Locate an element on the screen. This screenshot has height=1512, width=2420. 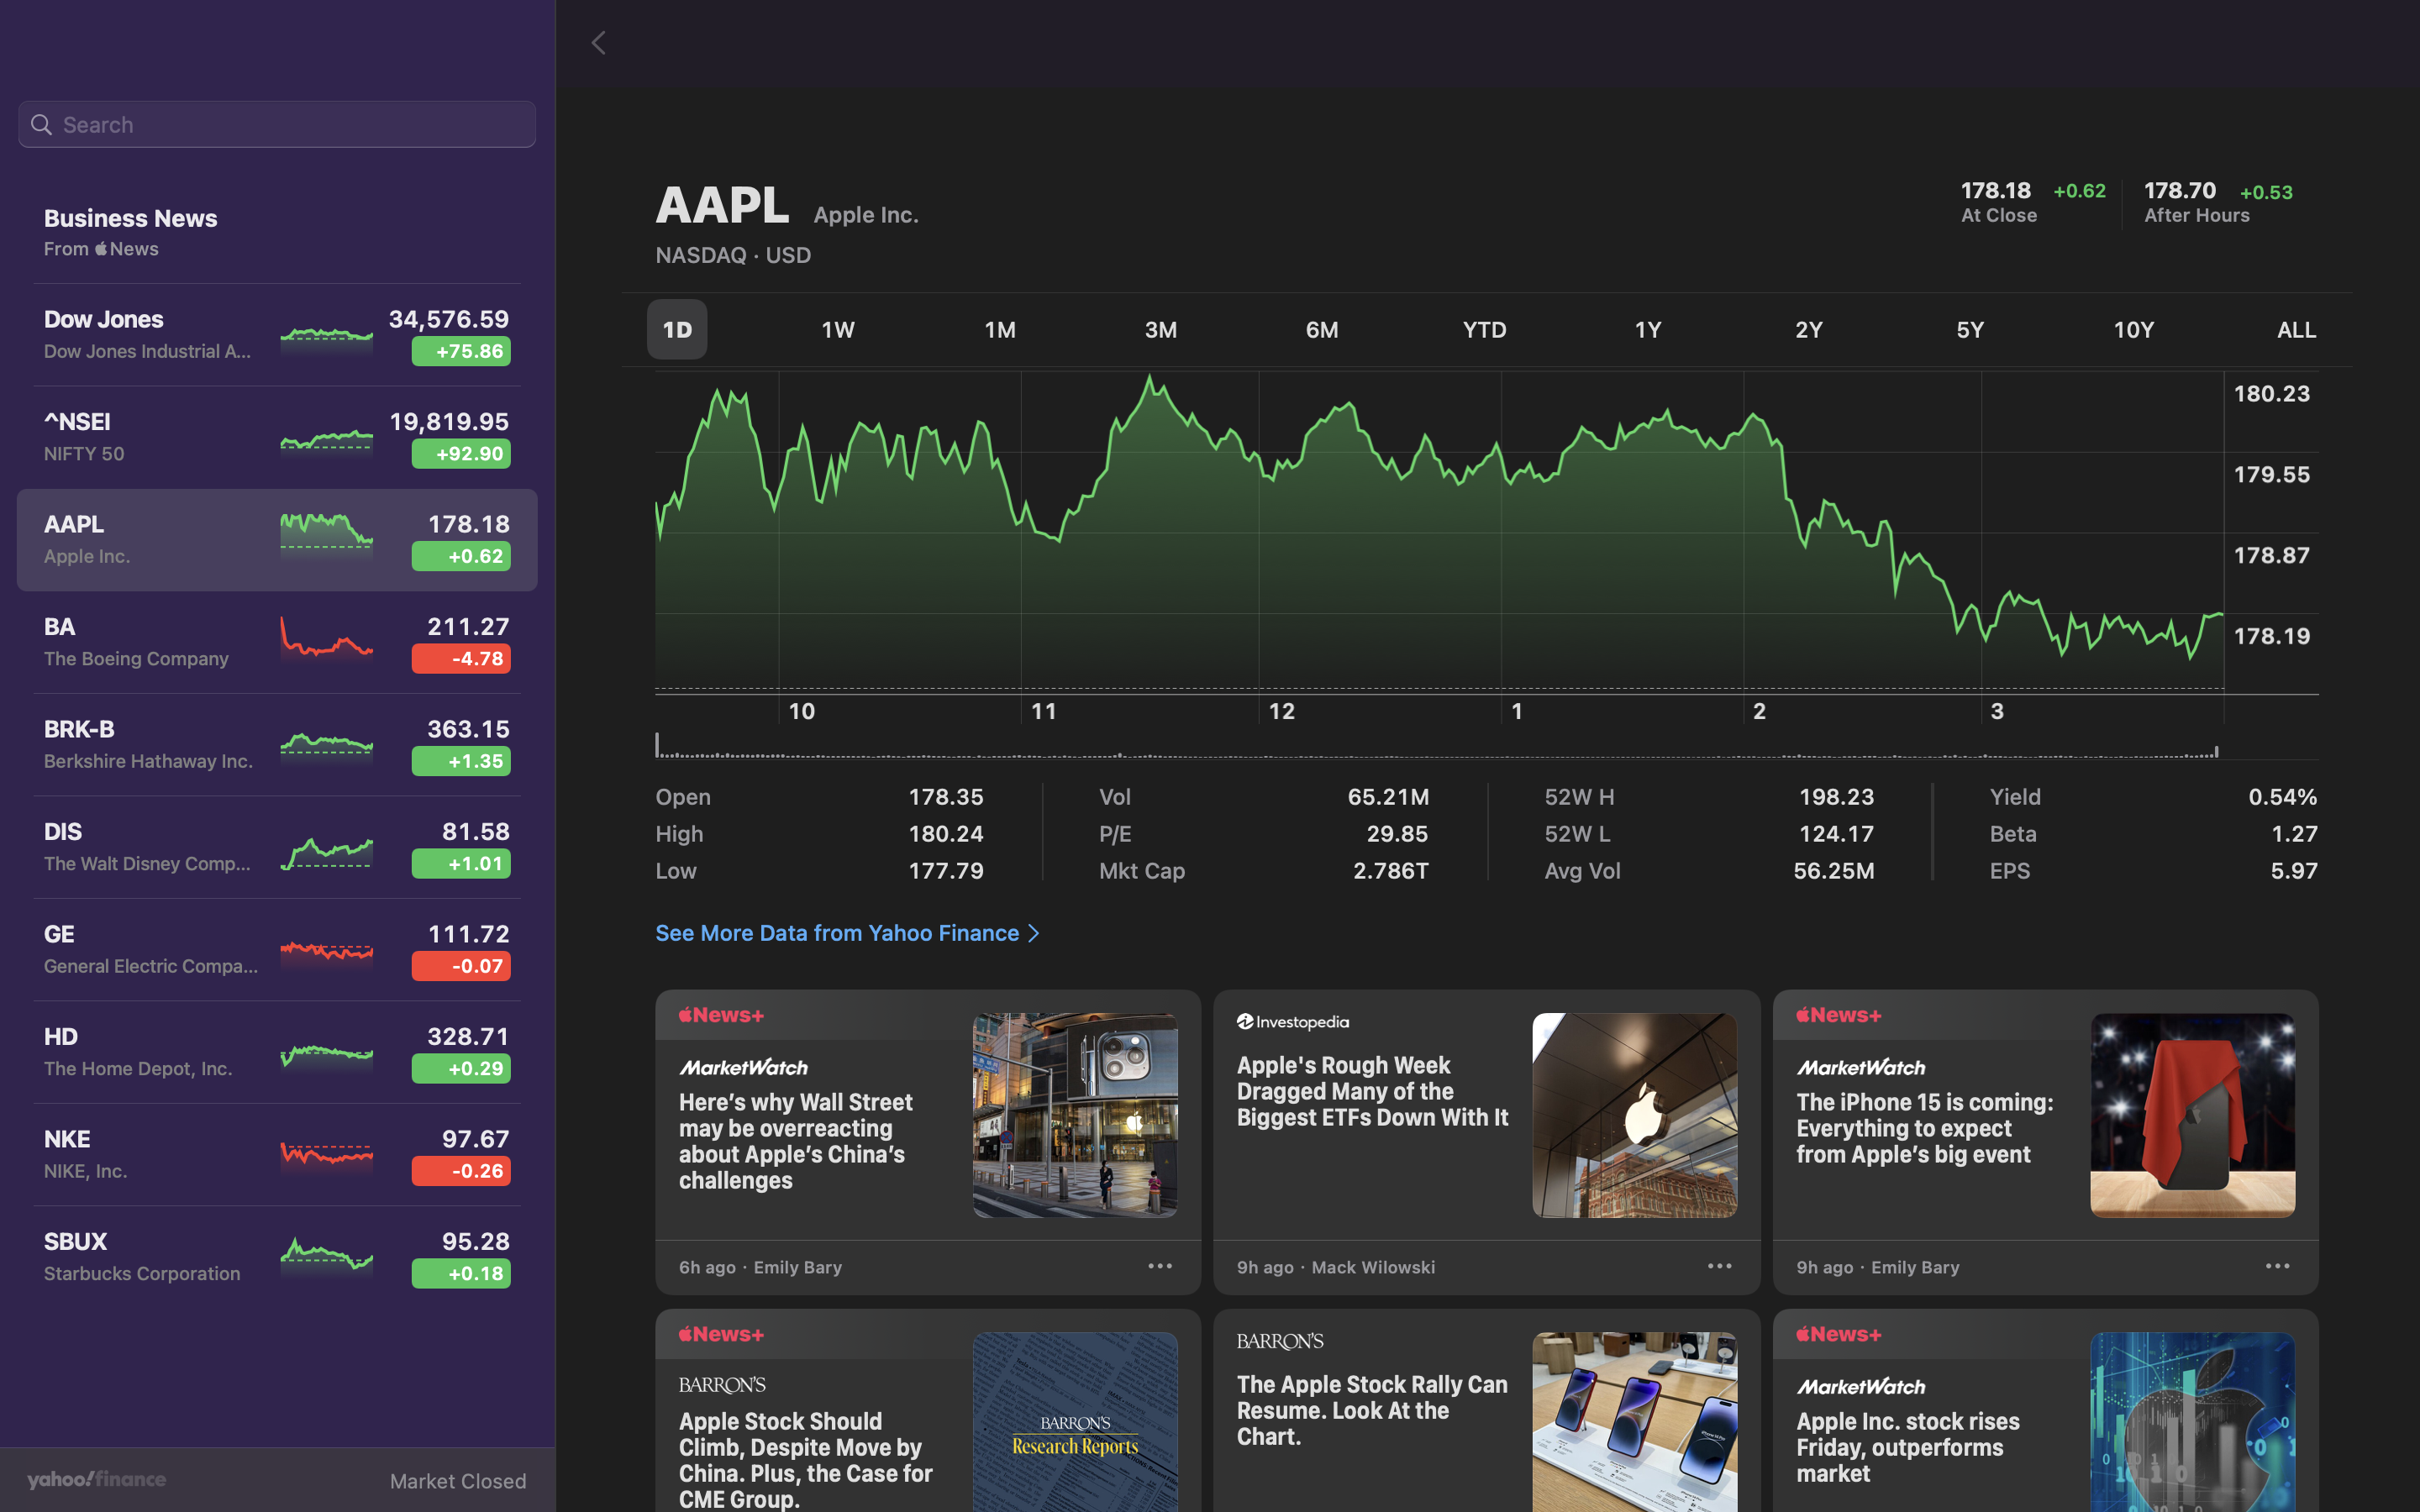
the "three dots" icon for additional options is located at coordinates (2276, 1269).